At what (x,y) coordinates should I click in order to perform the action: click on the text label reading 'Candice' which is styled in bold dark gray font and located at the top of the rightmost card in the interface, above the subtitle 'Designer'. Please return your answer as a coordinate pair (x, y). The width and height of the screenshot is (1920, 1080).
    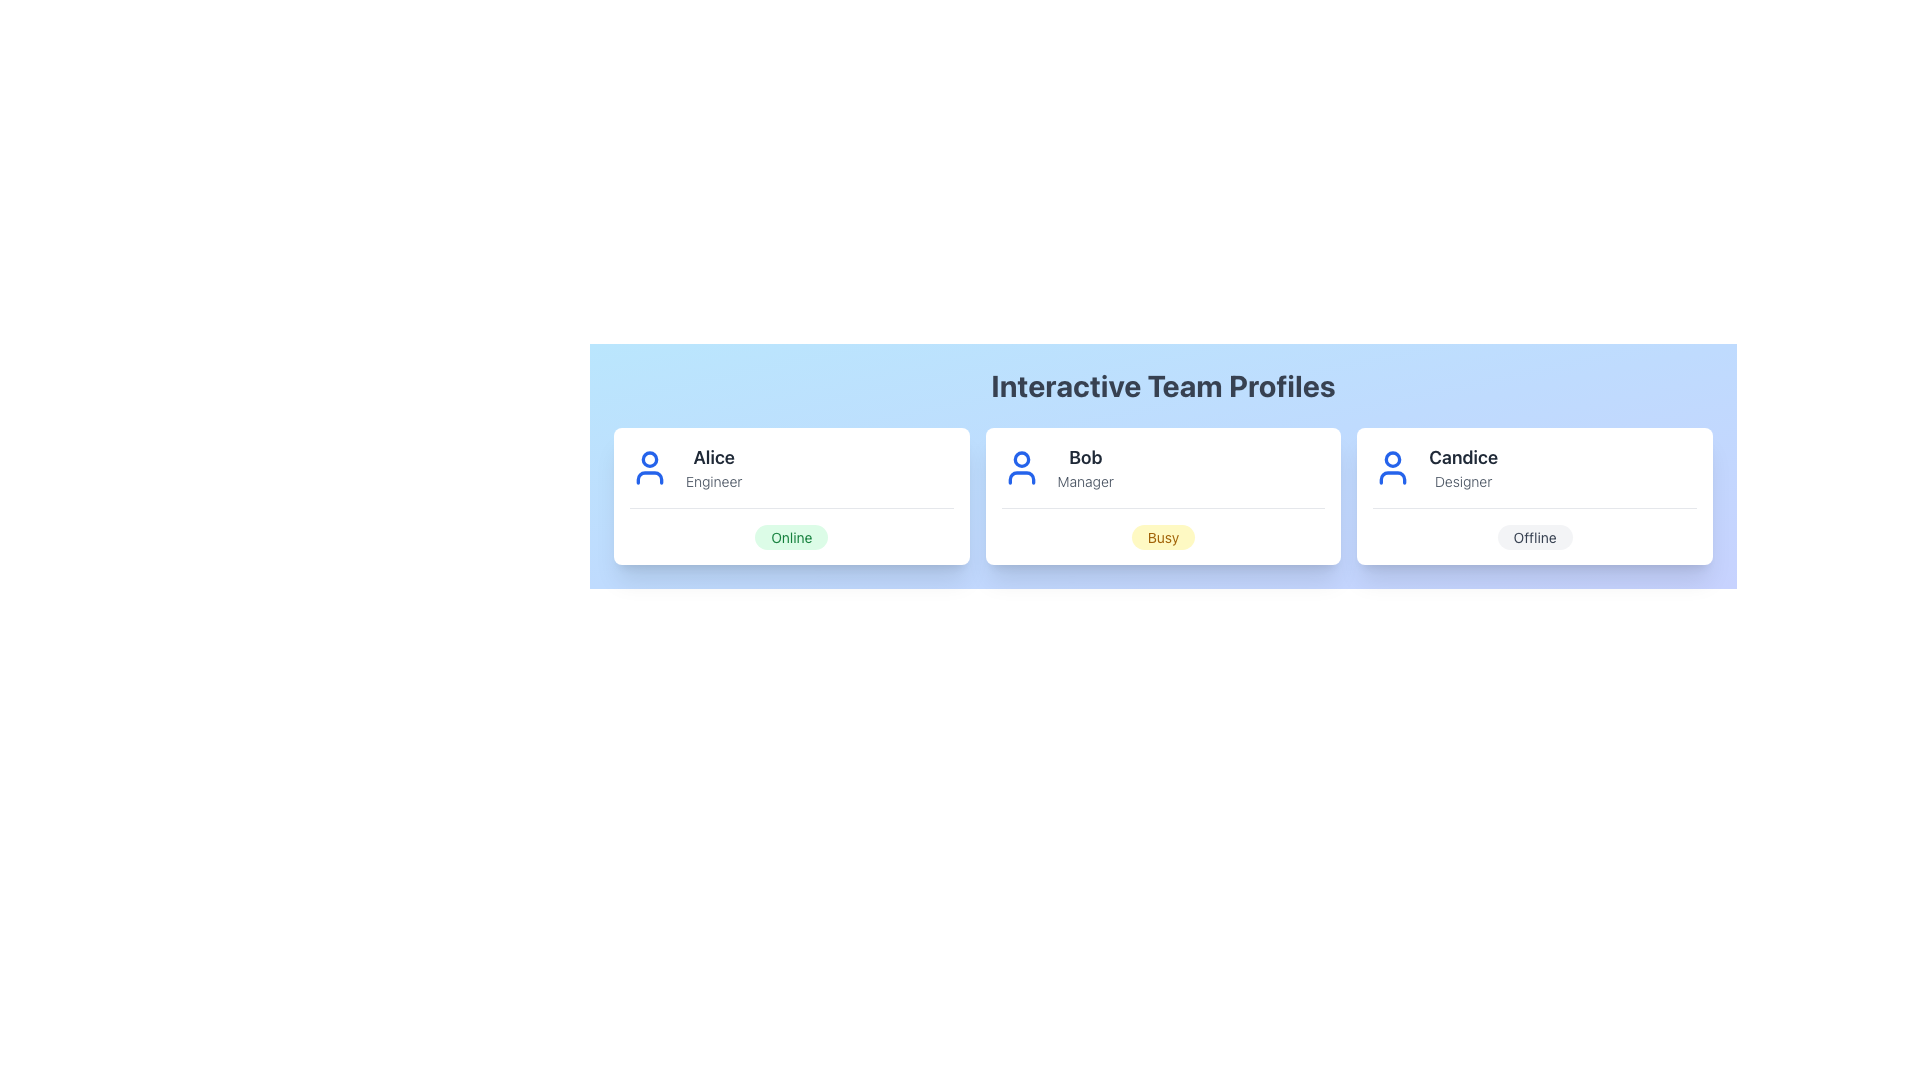
    Looking at the image, I should click on (1463, 458).